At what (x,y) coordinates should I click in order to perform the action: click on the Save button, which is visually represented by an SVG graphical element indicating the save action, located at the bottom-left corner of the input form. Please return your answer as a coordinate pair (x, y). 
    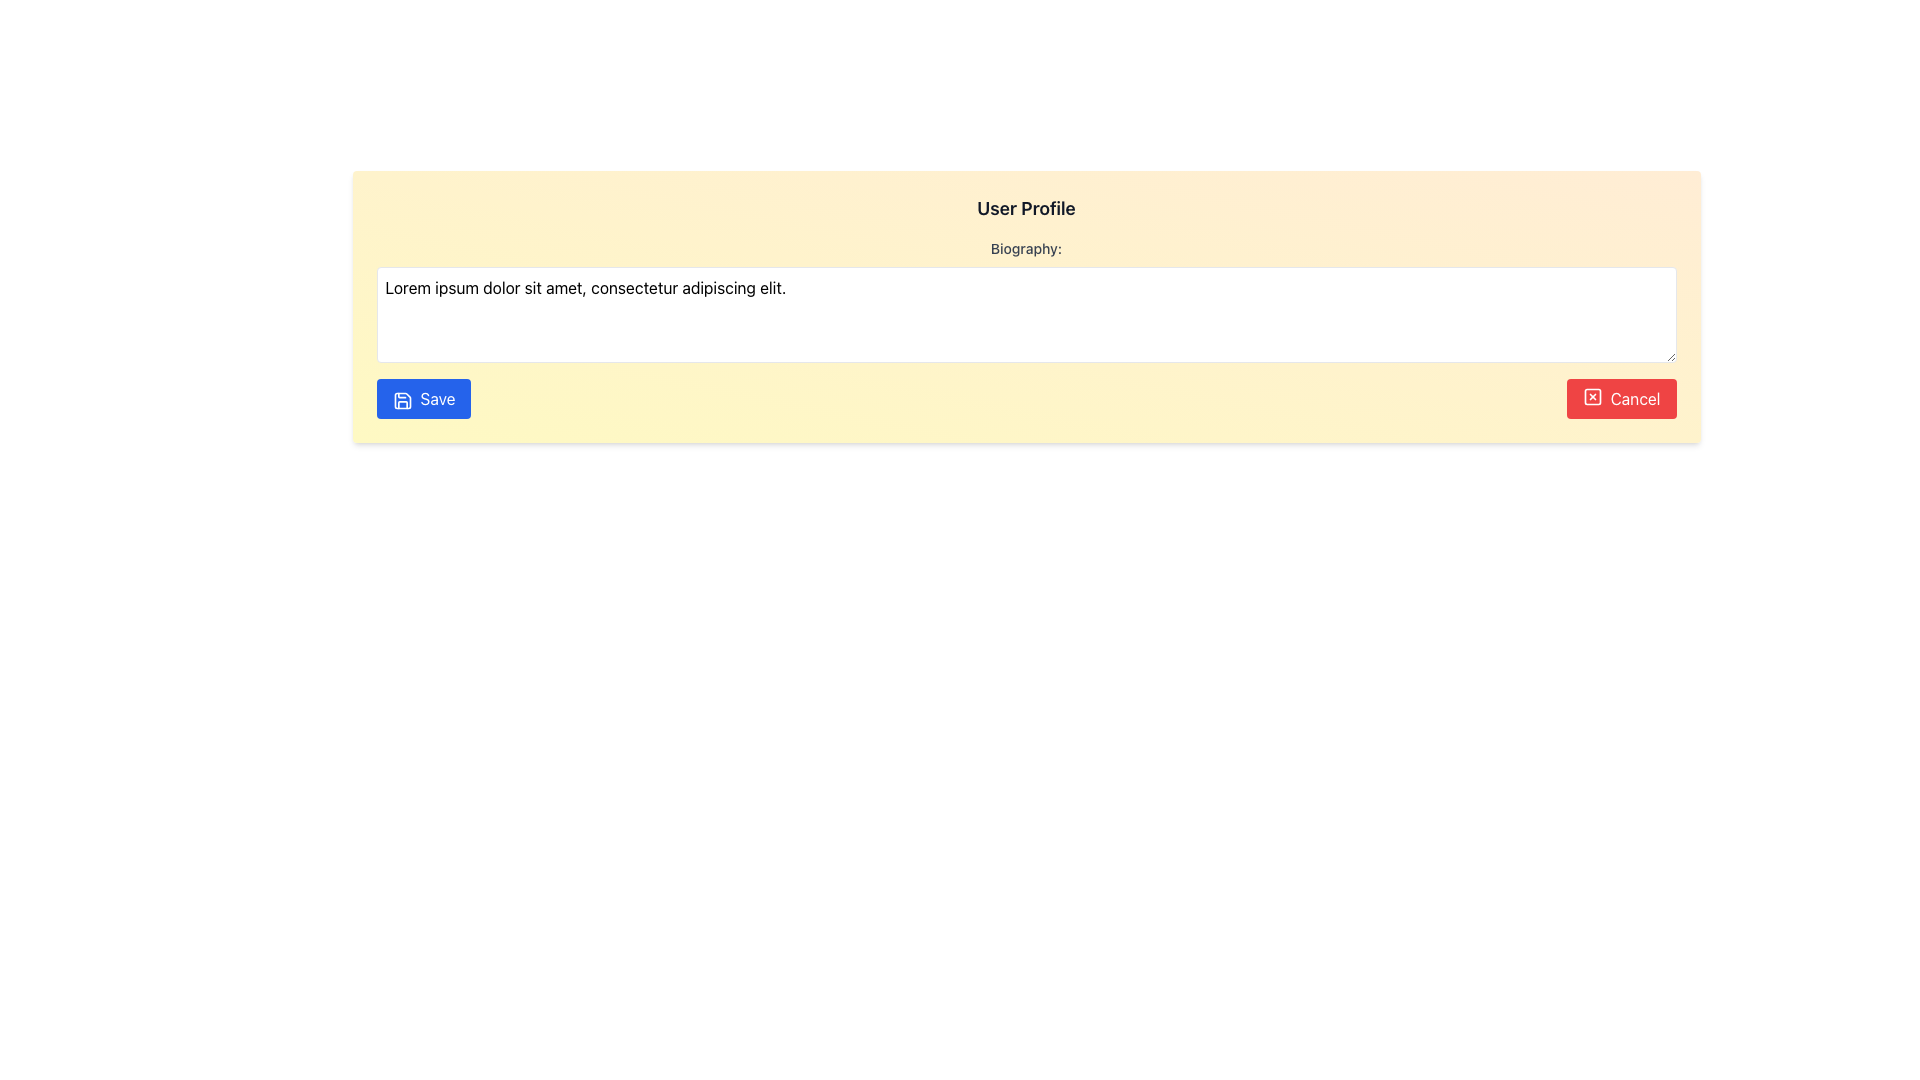
    Looking at the image, I should click on (401, 400).